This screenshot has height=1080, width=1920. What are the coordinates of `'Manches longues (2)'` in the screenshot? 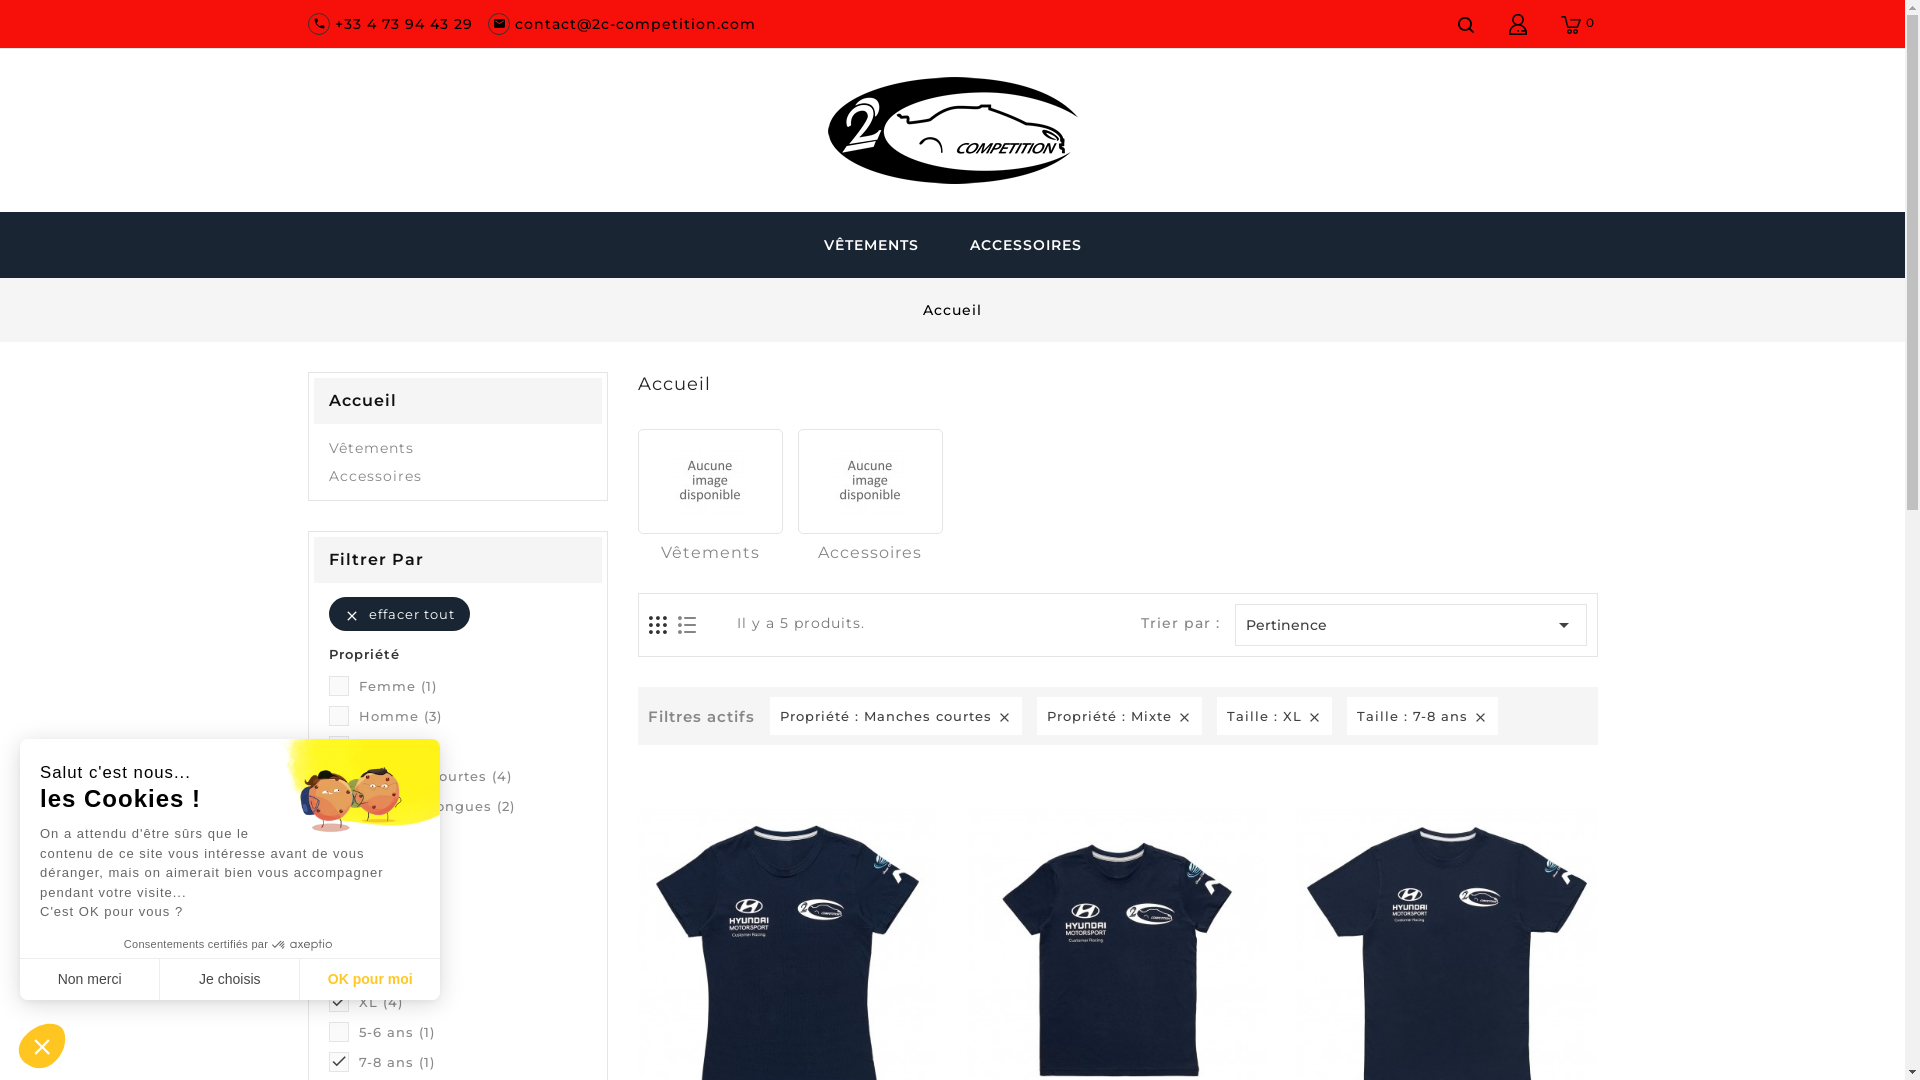 It's located at (470, 805).